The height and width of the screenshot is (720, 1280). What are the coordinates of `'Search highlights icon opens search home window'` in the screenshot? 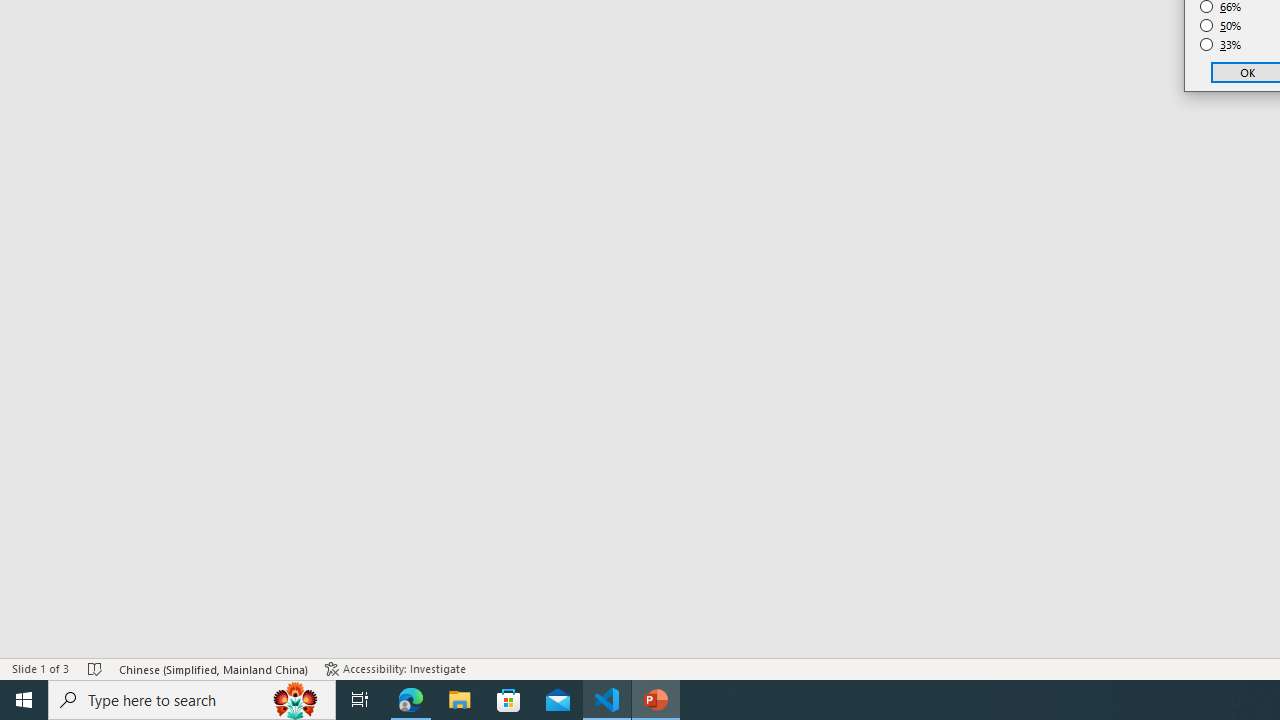 It's located at (294, 698).